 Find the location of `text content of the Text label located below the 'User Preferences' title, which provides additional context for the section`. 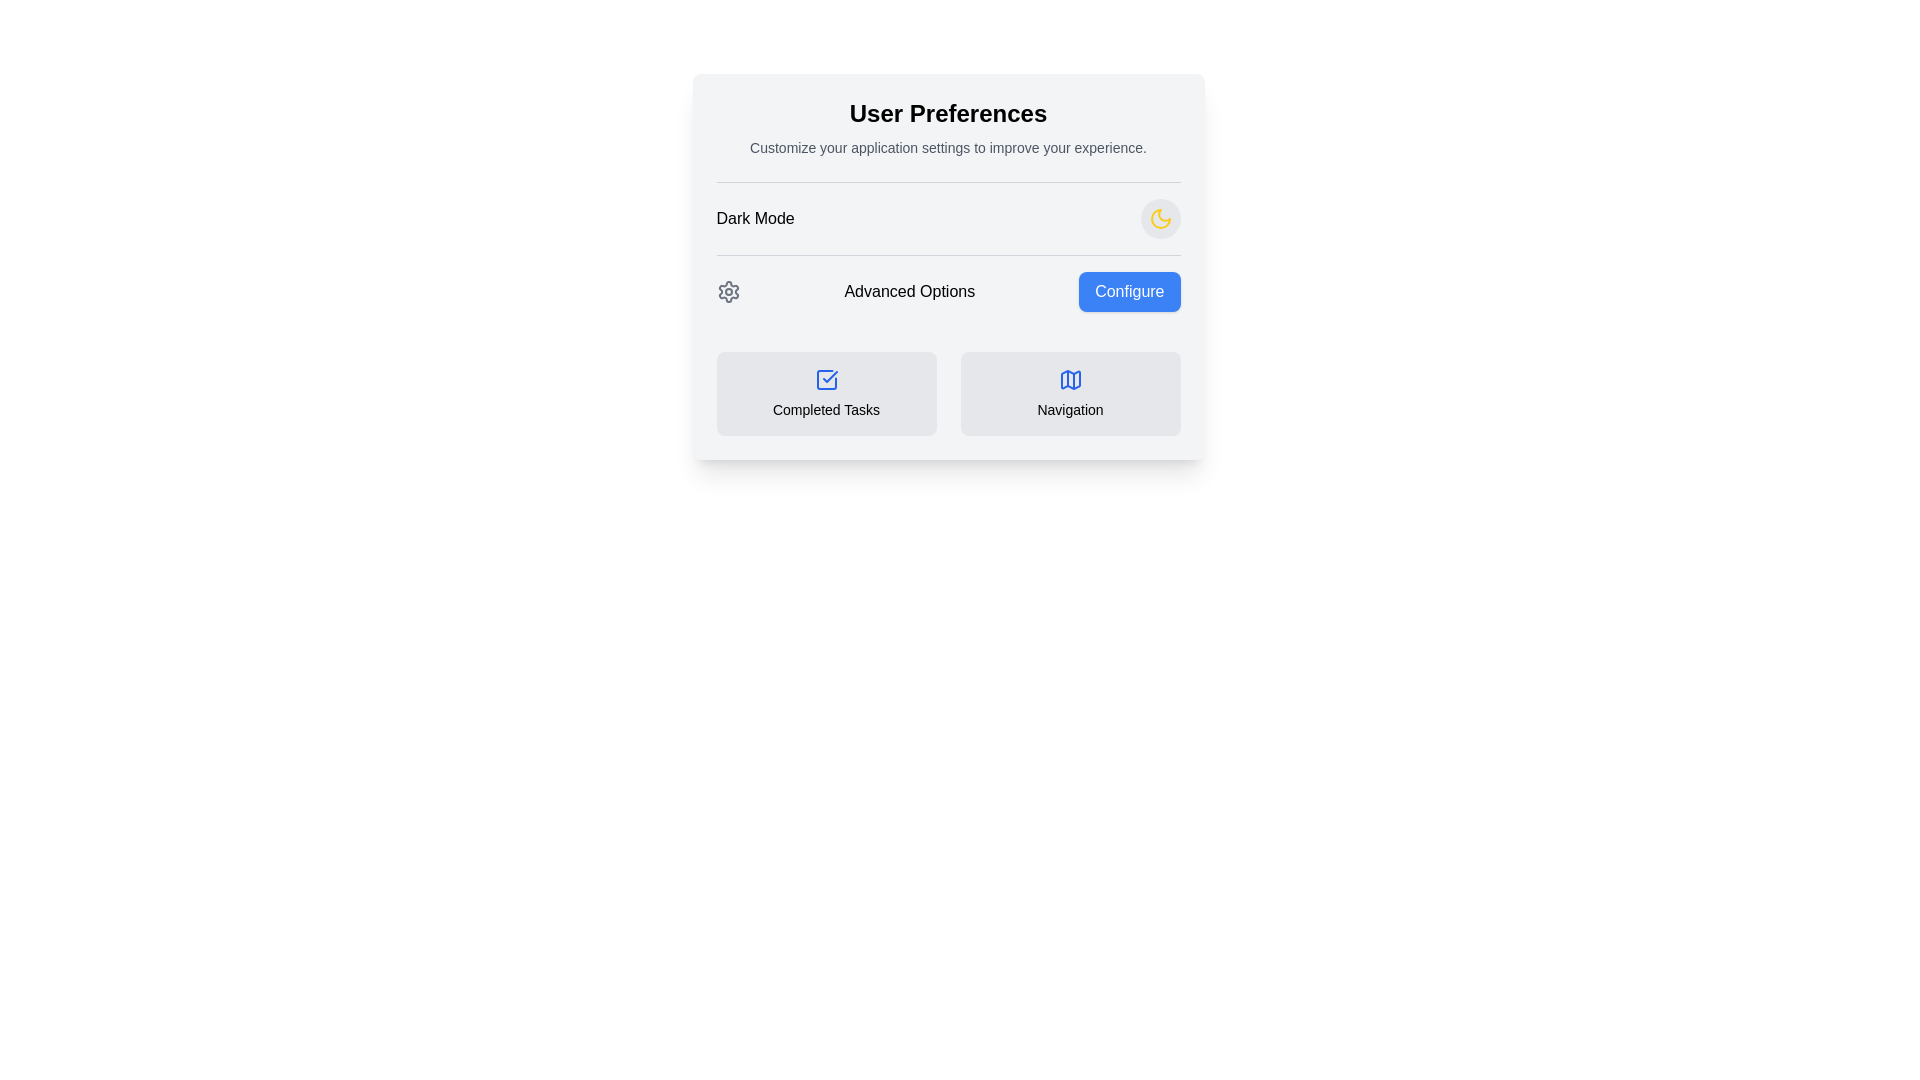

text content of the Text label located below the 'User Preferences' title, which provides additional context for the section is located at coordinates (947, 146).